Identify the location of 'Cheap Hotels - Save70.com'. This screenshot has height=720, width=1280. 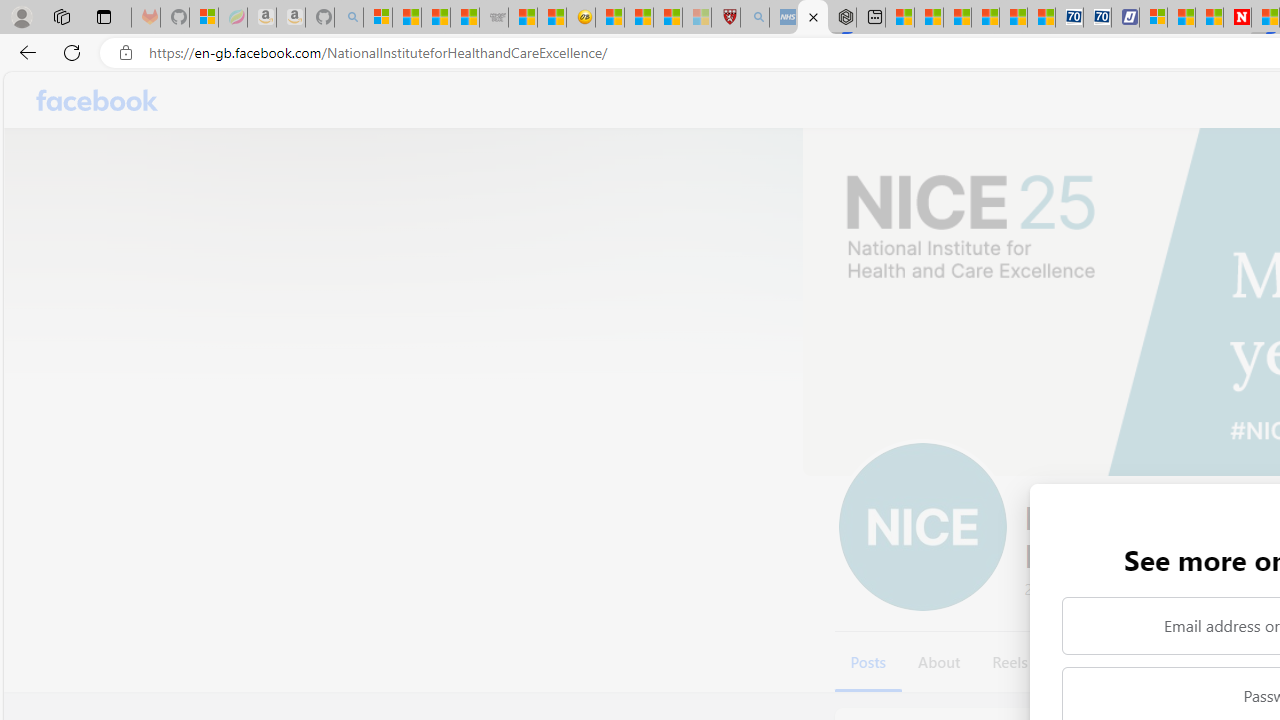
(1096, 17).